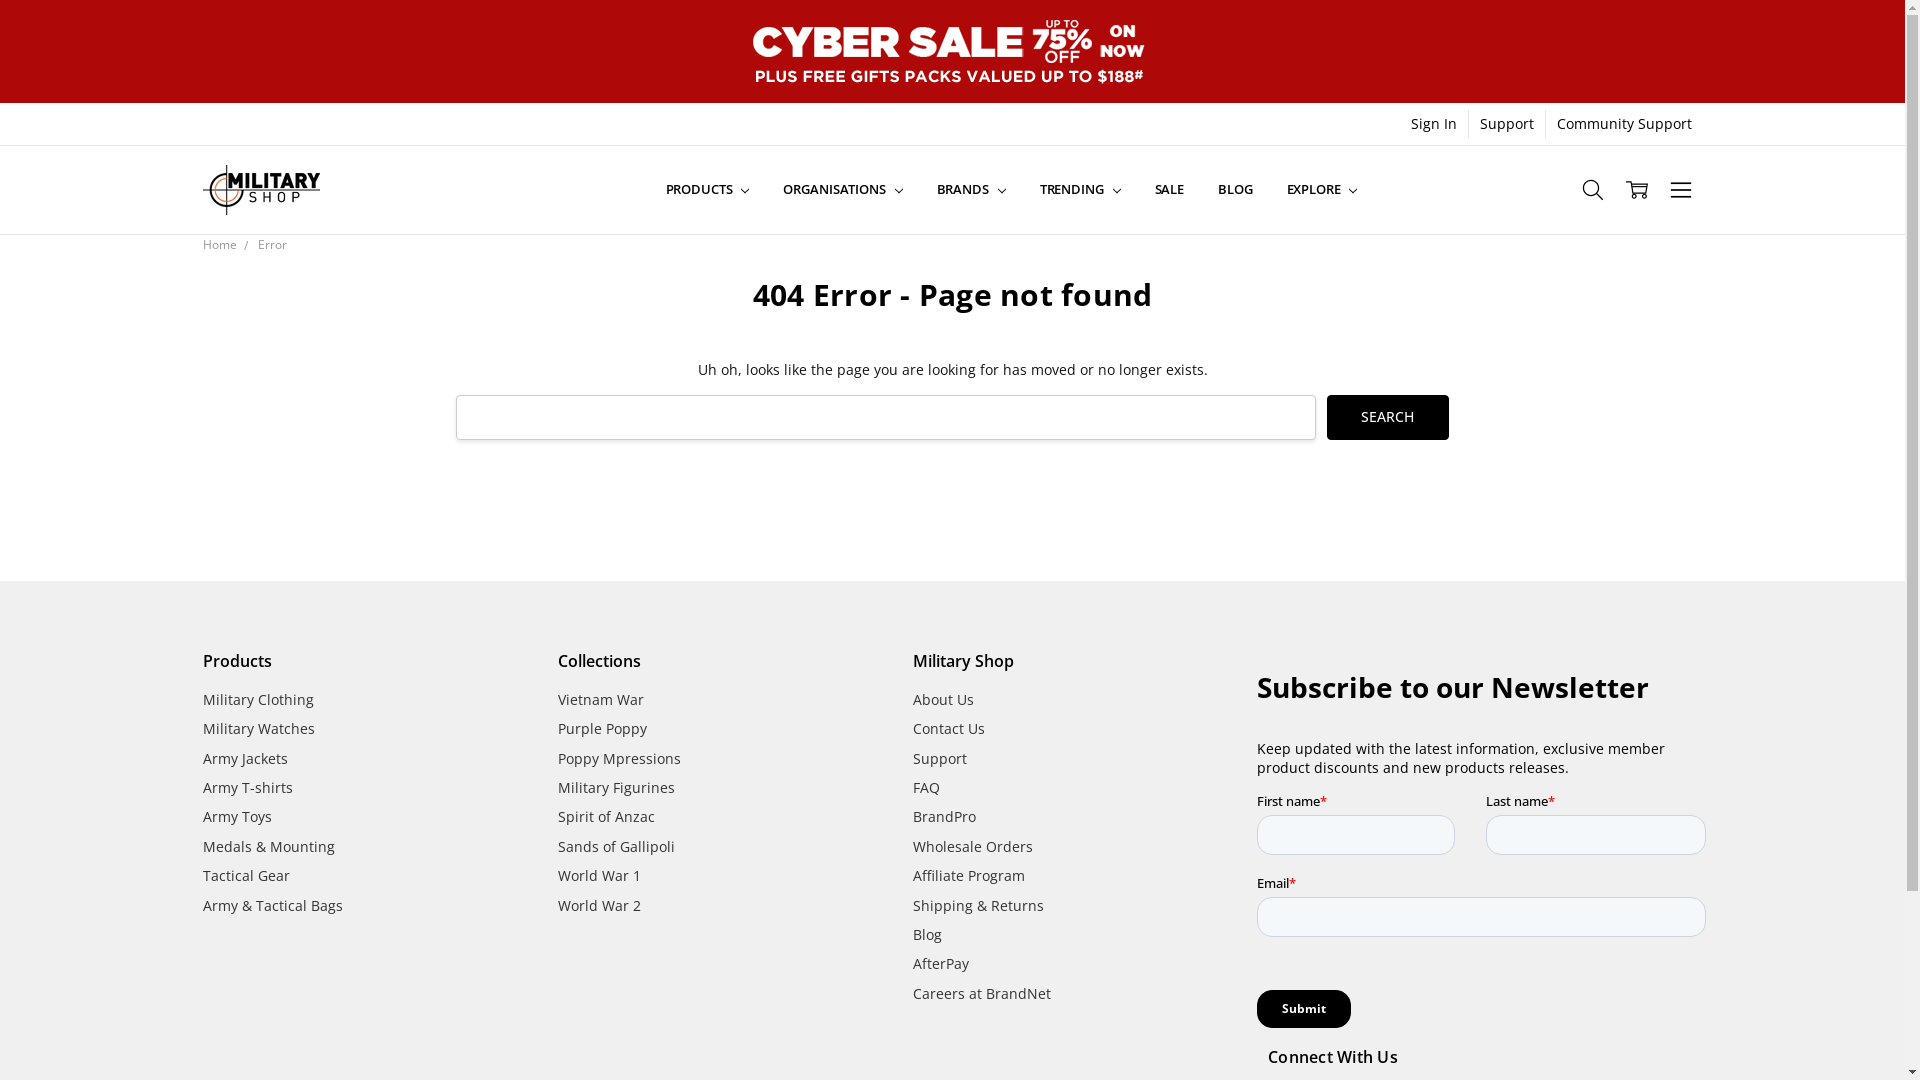 This screenshot has width=1920, height=1080. What do you see at coordinates (1233, 189) in the screenshot?
I see `'BLOG'` at bounding box center [1233, 189].